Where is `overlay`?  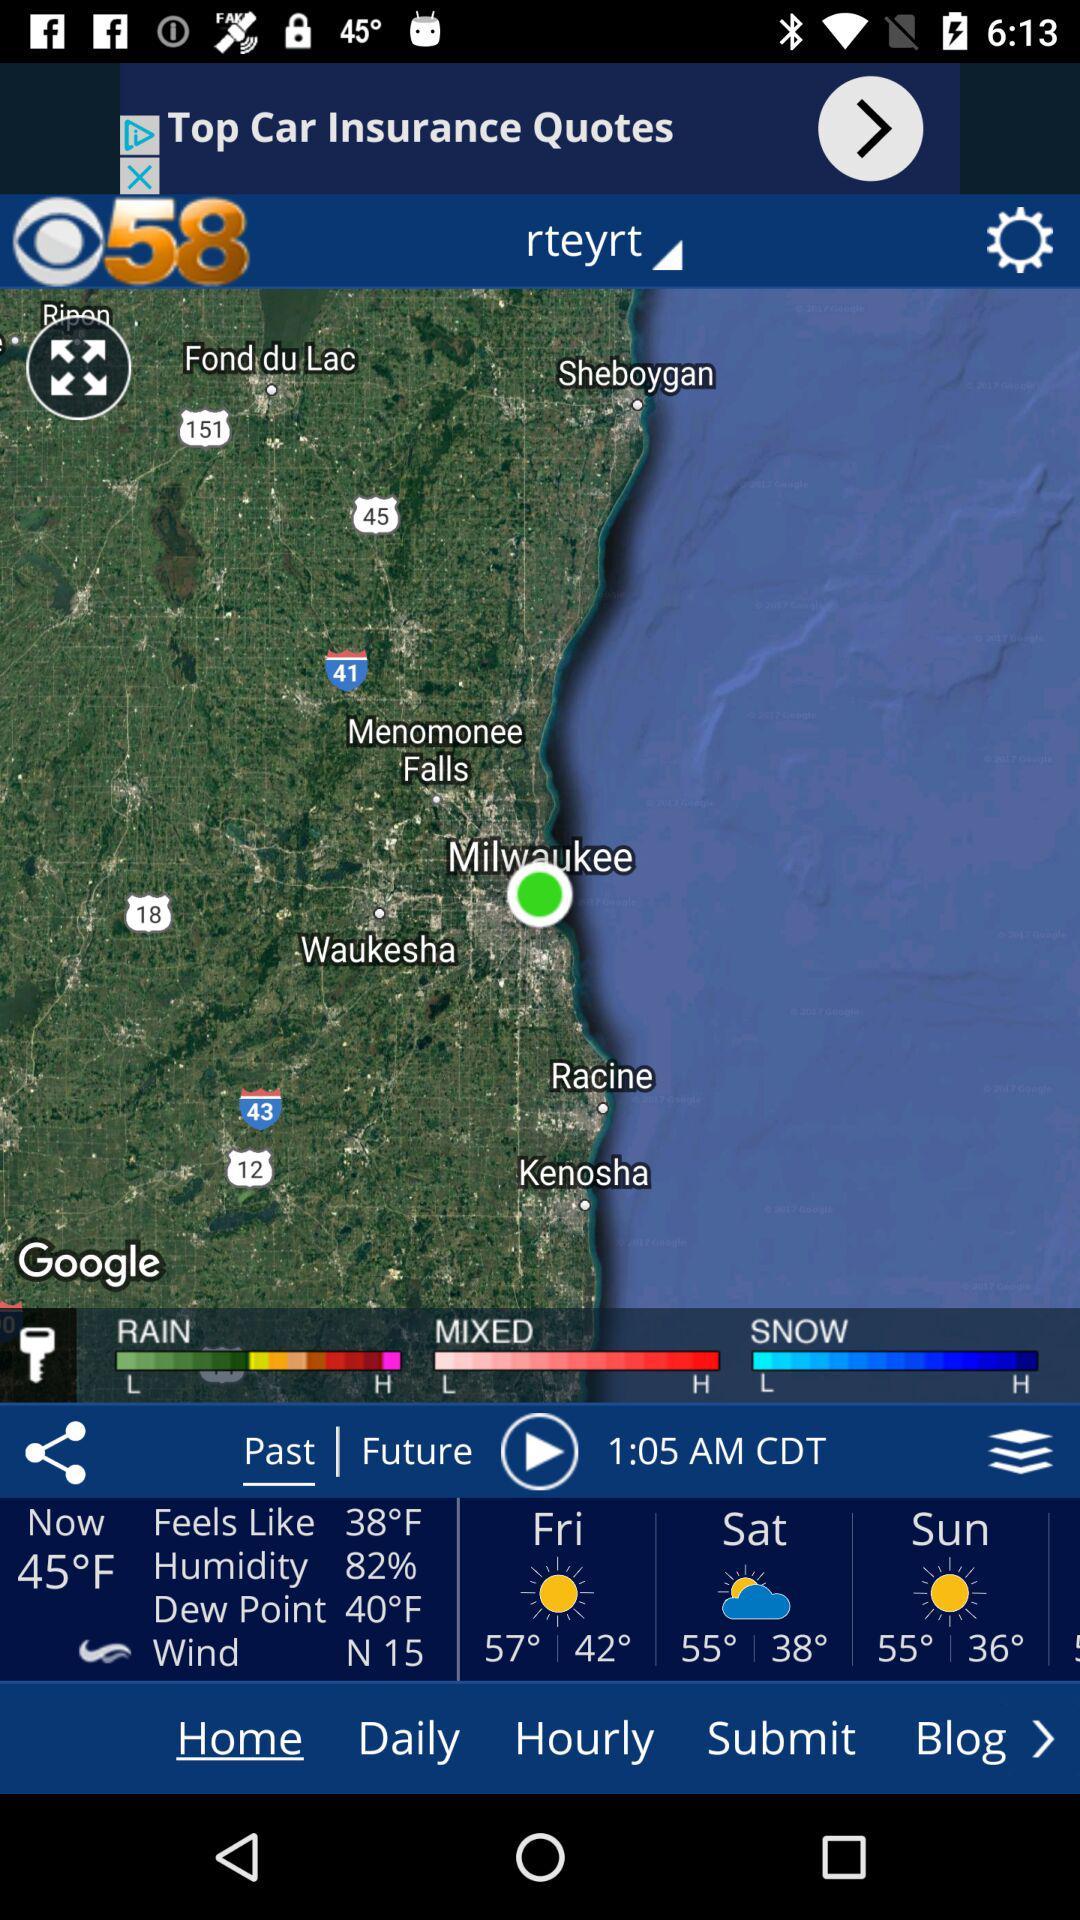 overlay is located at coordinates (1020, 1451).